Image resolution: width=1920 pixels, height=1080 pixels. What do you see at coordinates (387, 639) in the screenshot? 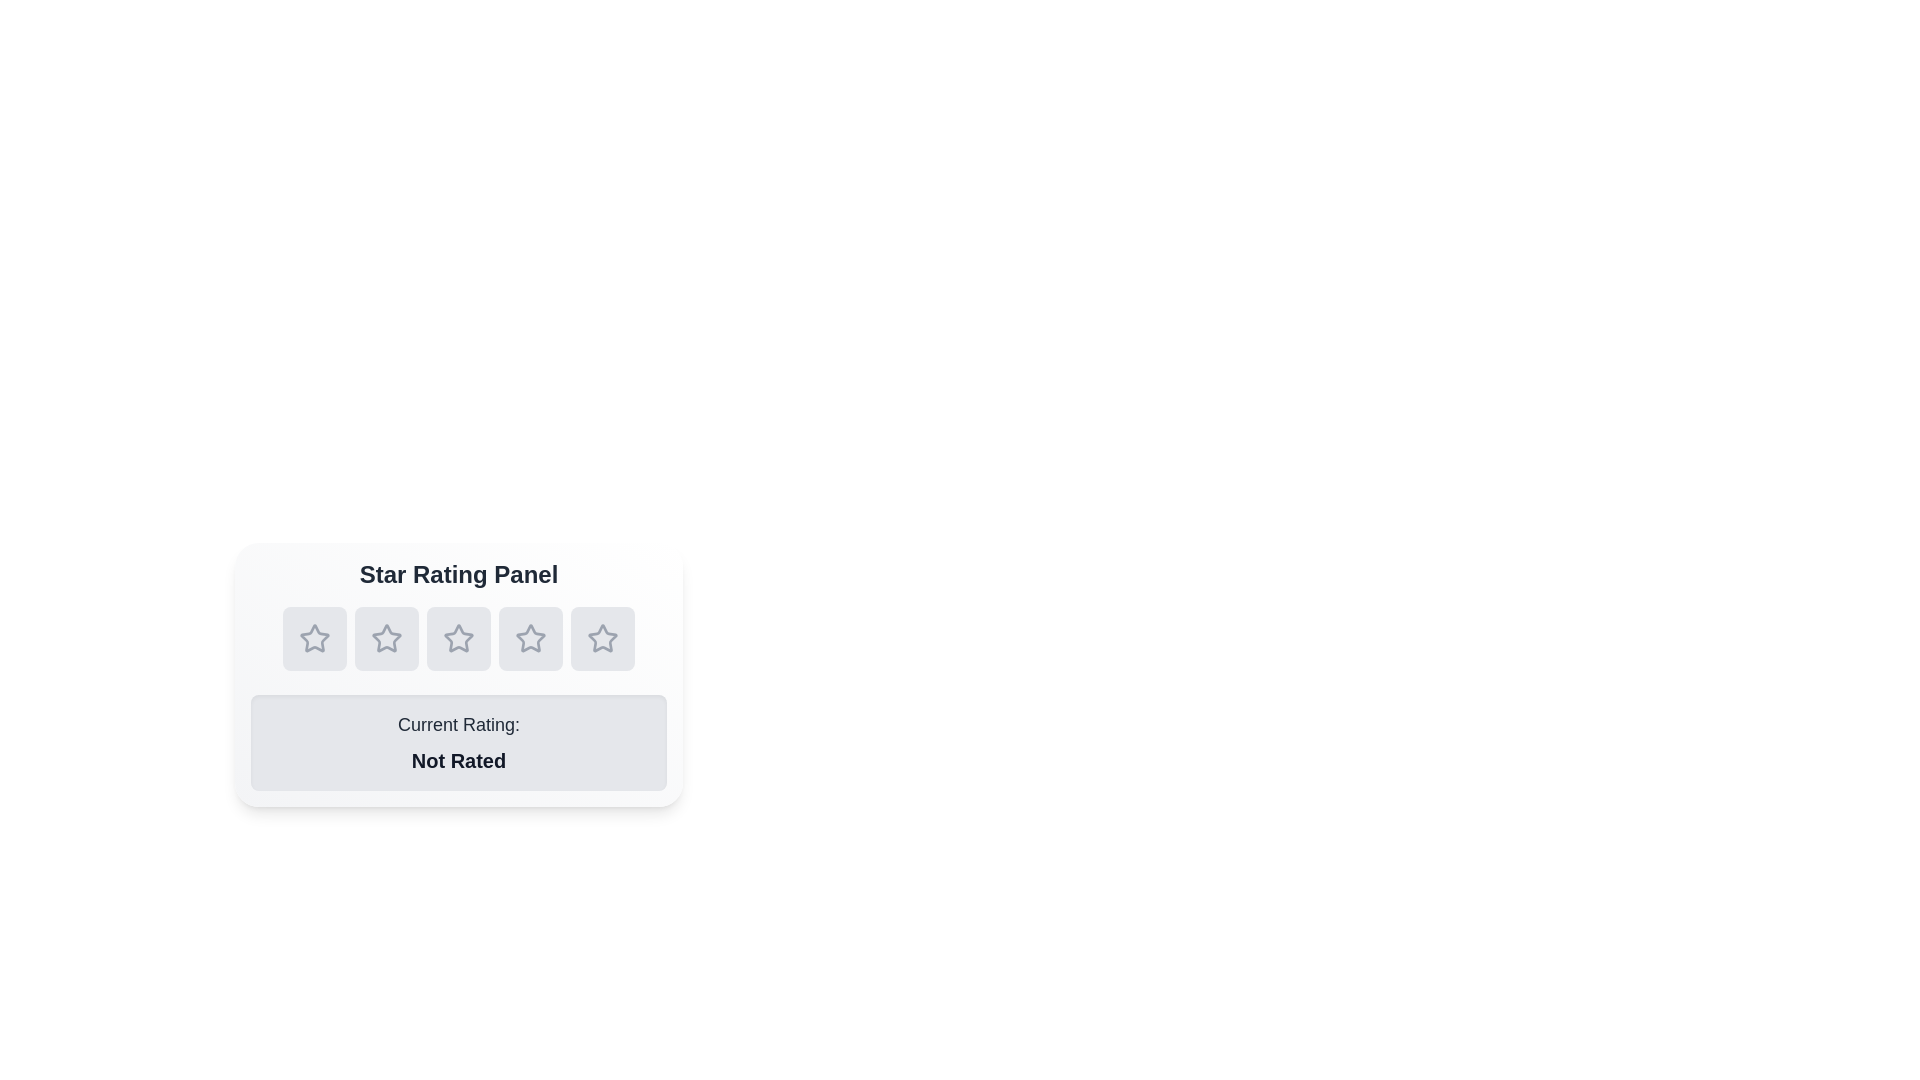
I see `the second outlined star icon in the star rating panel` at bounding box center [387, 639].